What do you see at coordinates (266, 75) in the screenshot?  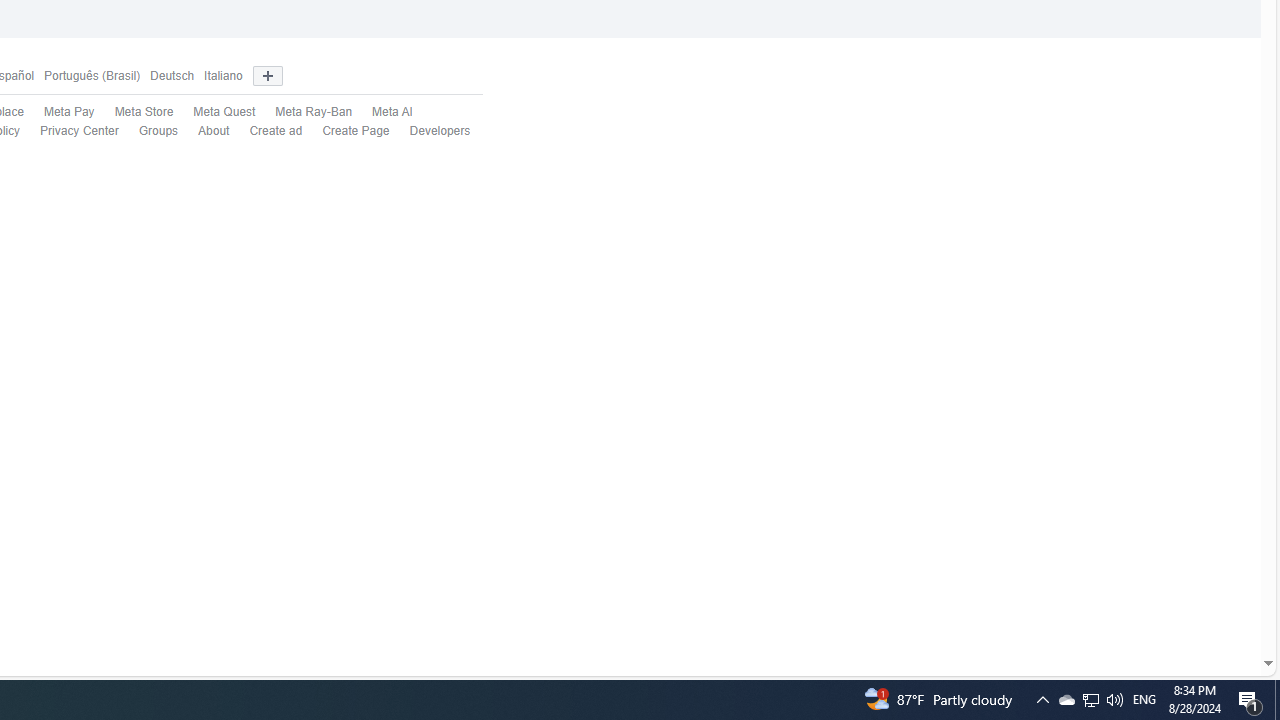 I see `'Show more languages'` at bounding box center [266, 75].